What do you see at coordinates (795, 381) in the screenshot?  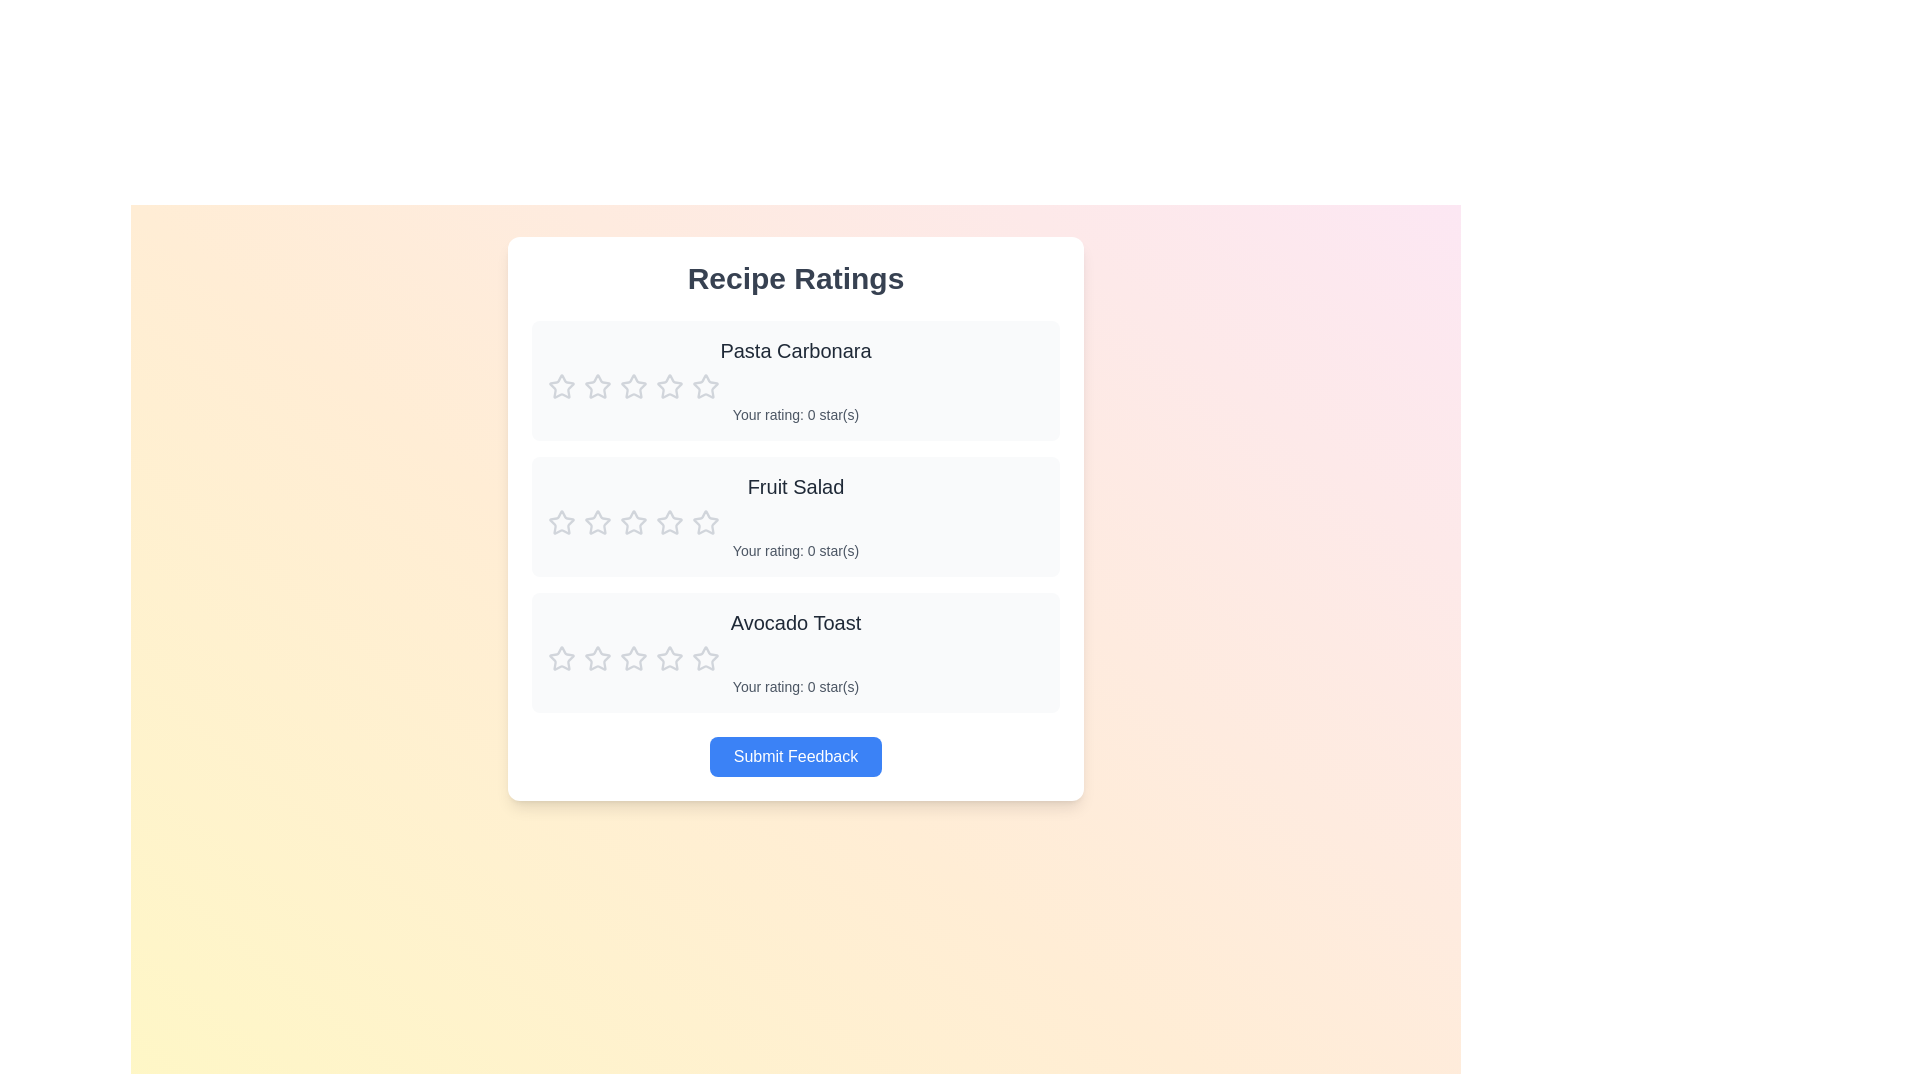 I see `the first star of the rating entry for the recipe 'Pasta Carbonara'` at bounding box center [795, 381].